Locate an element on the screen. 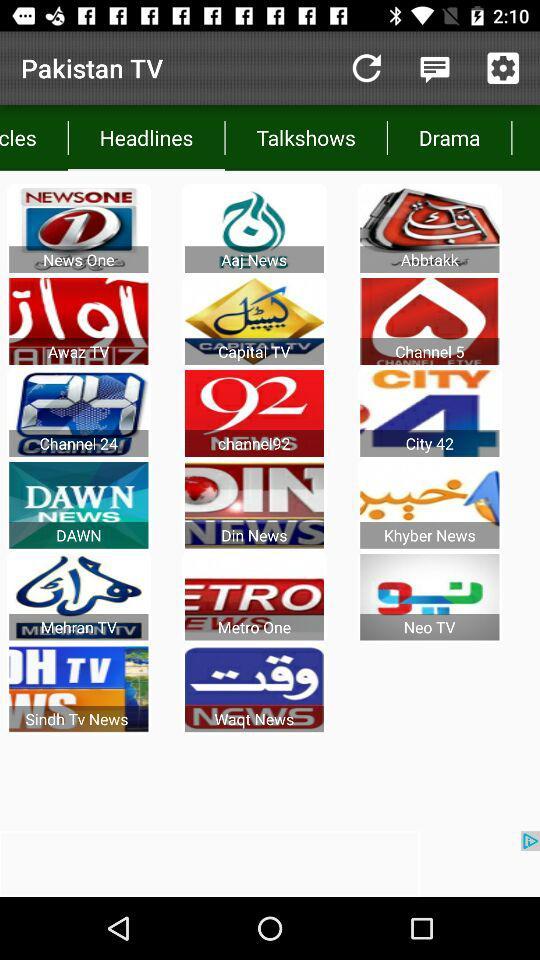 The height and width of the screenshot is (960, 540). icon to the left of the morningshows icon is located at coordinates (449, 136).